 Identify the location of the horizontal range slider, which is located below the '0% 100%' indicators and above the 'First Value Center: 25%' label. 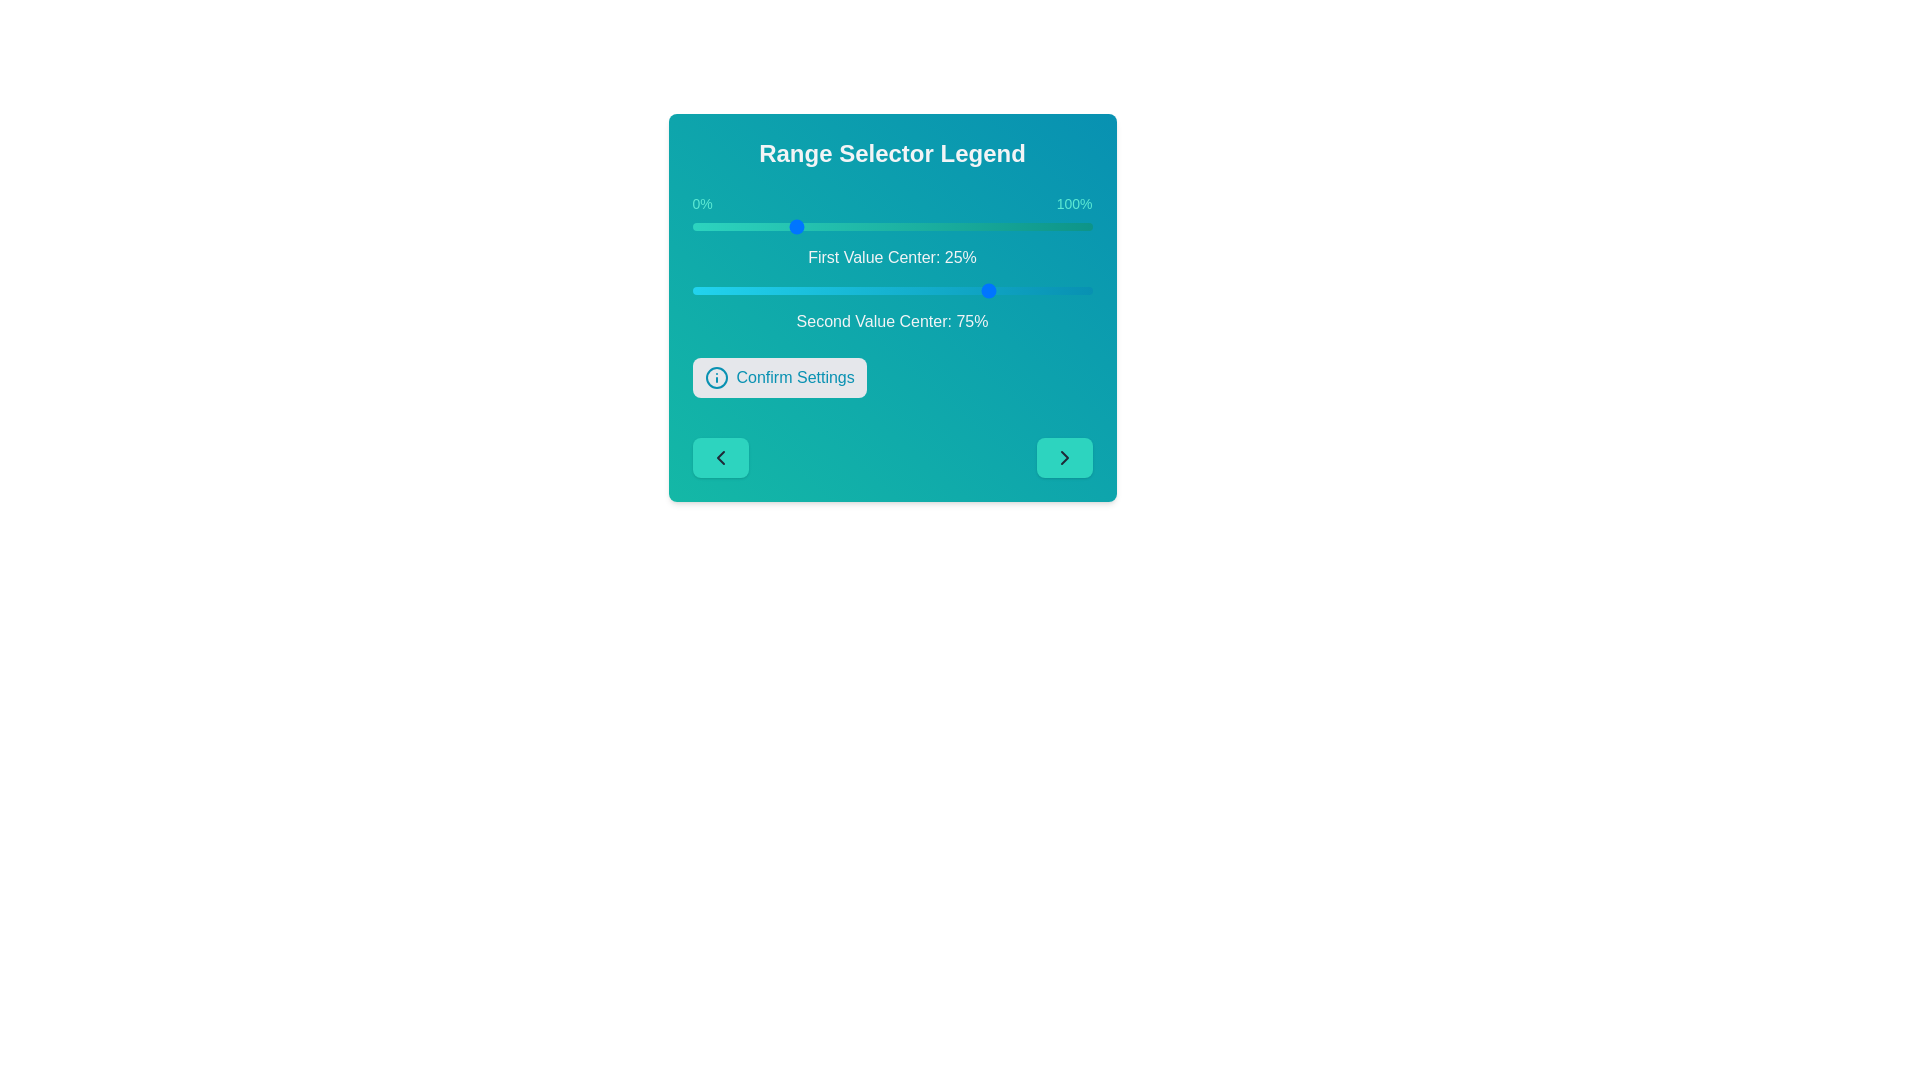
(891, 226).